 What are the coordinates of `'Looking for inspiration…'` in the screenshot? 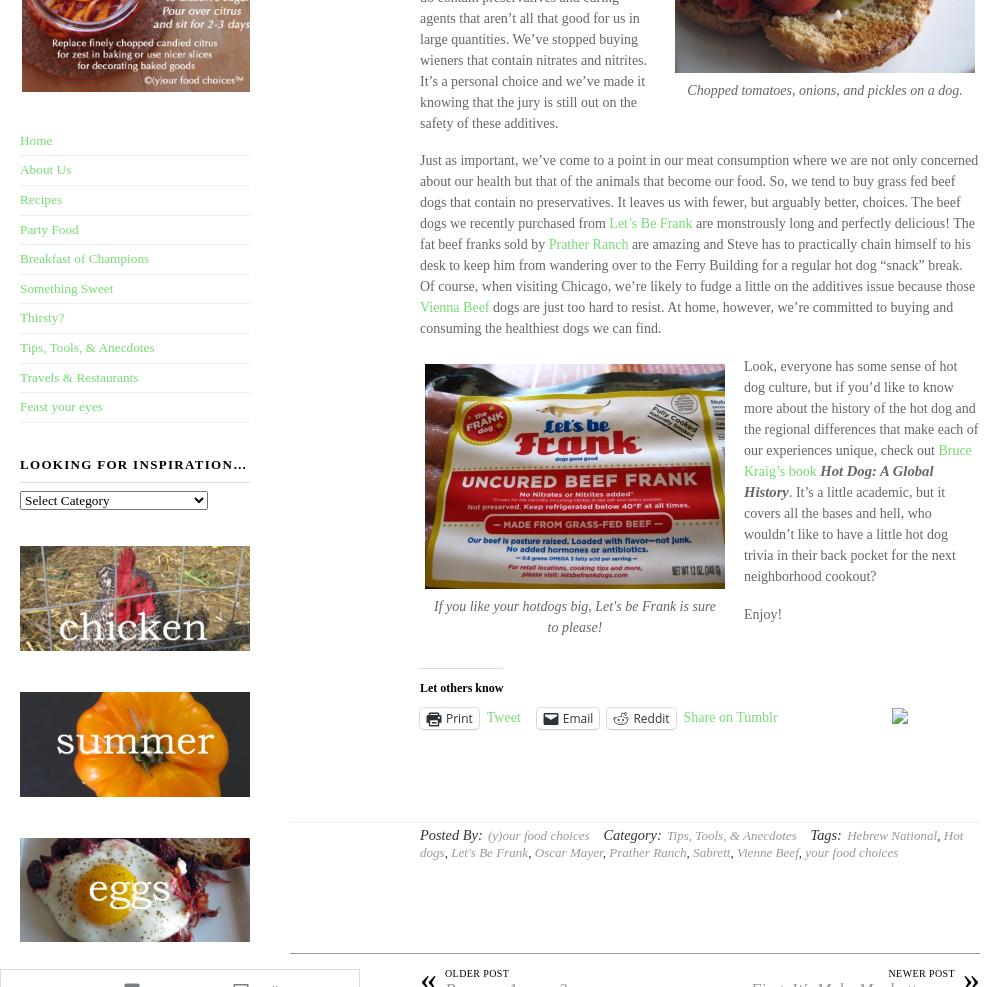 It's located at (133, 462).